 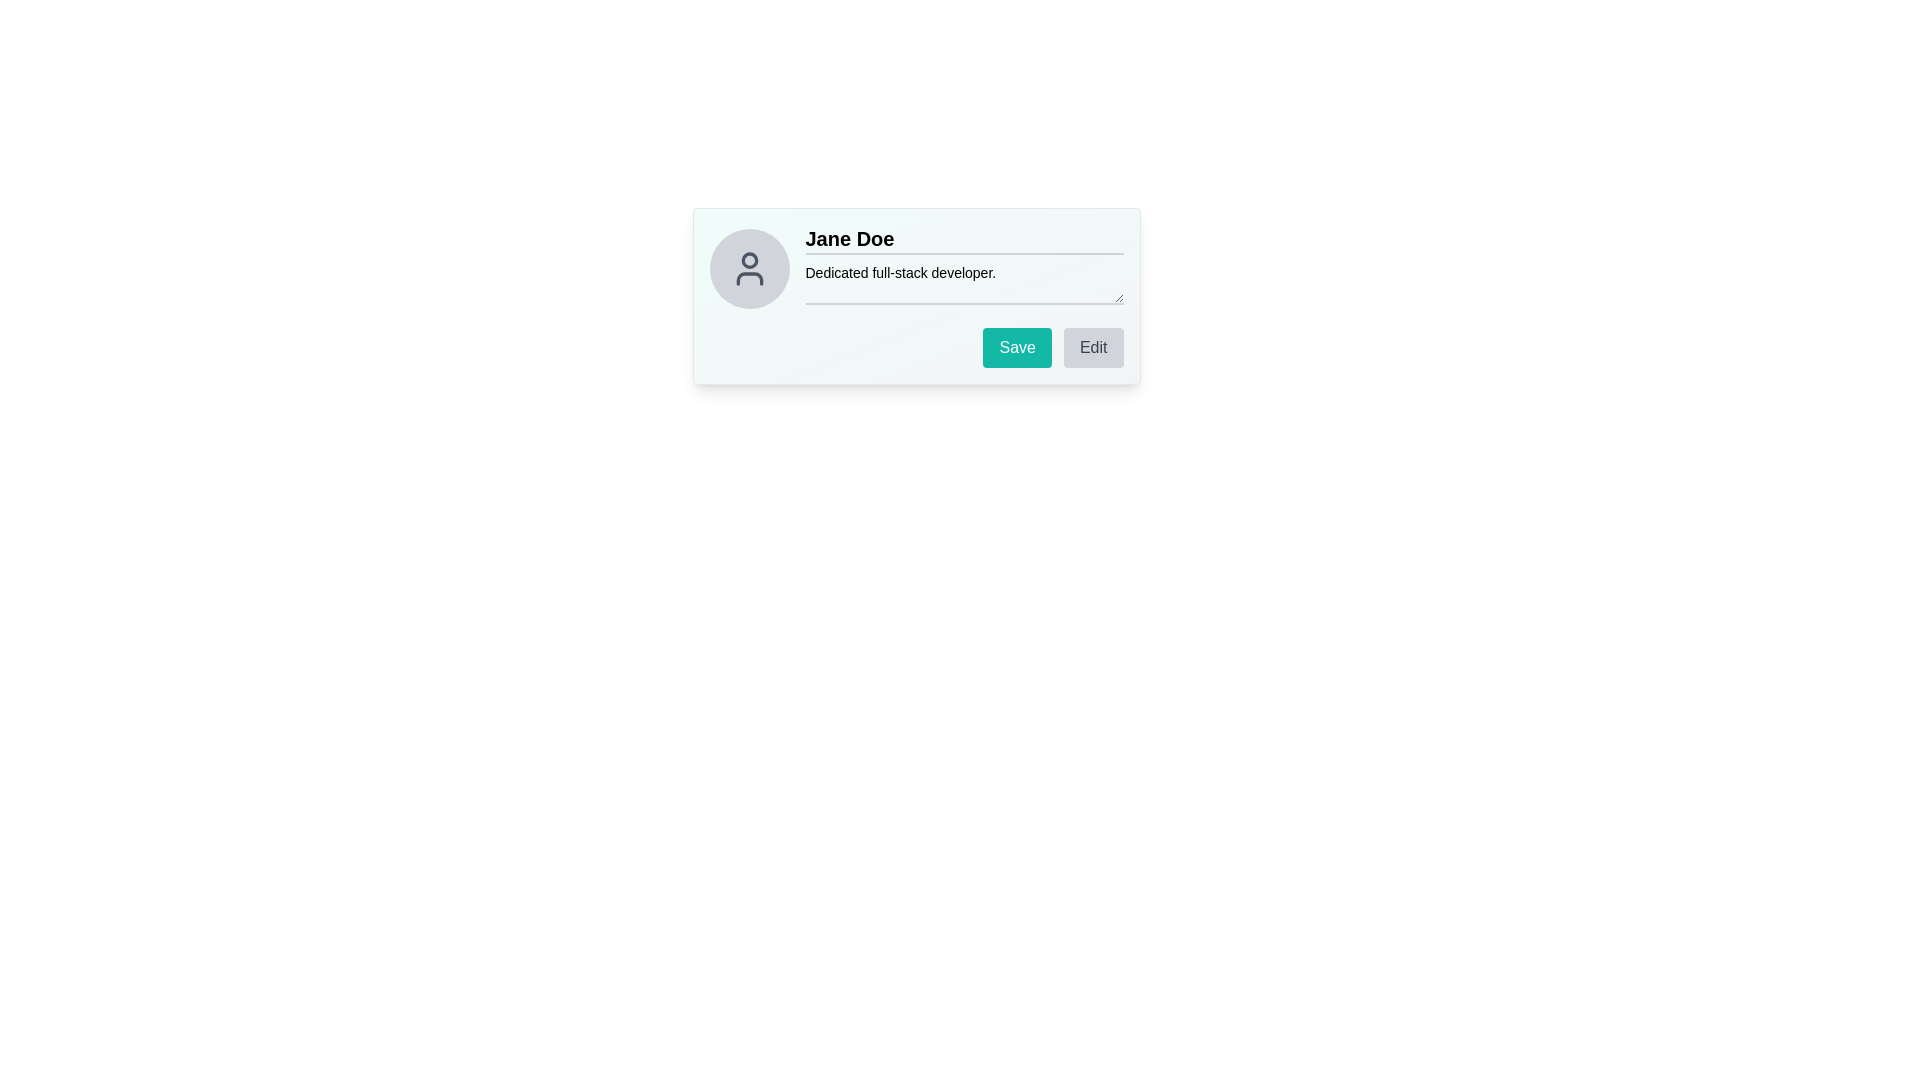 I want to click on the editing button located to the right of the 'Save' button at the bottom-right of the card interface to initiate editing, so click(x=1092, y=346).